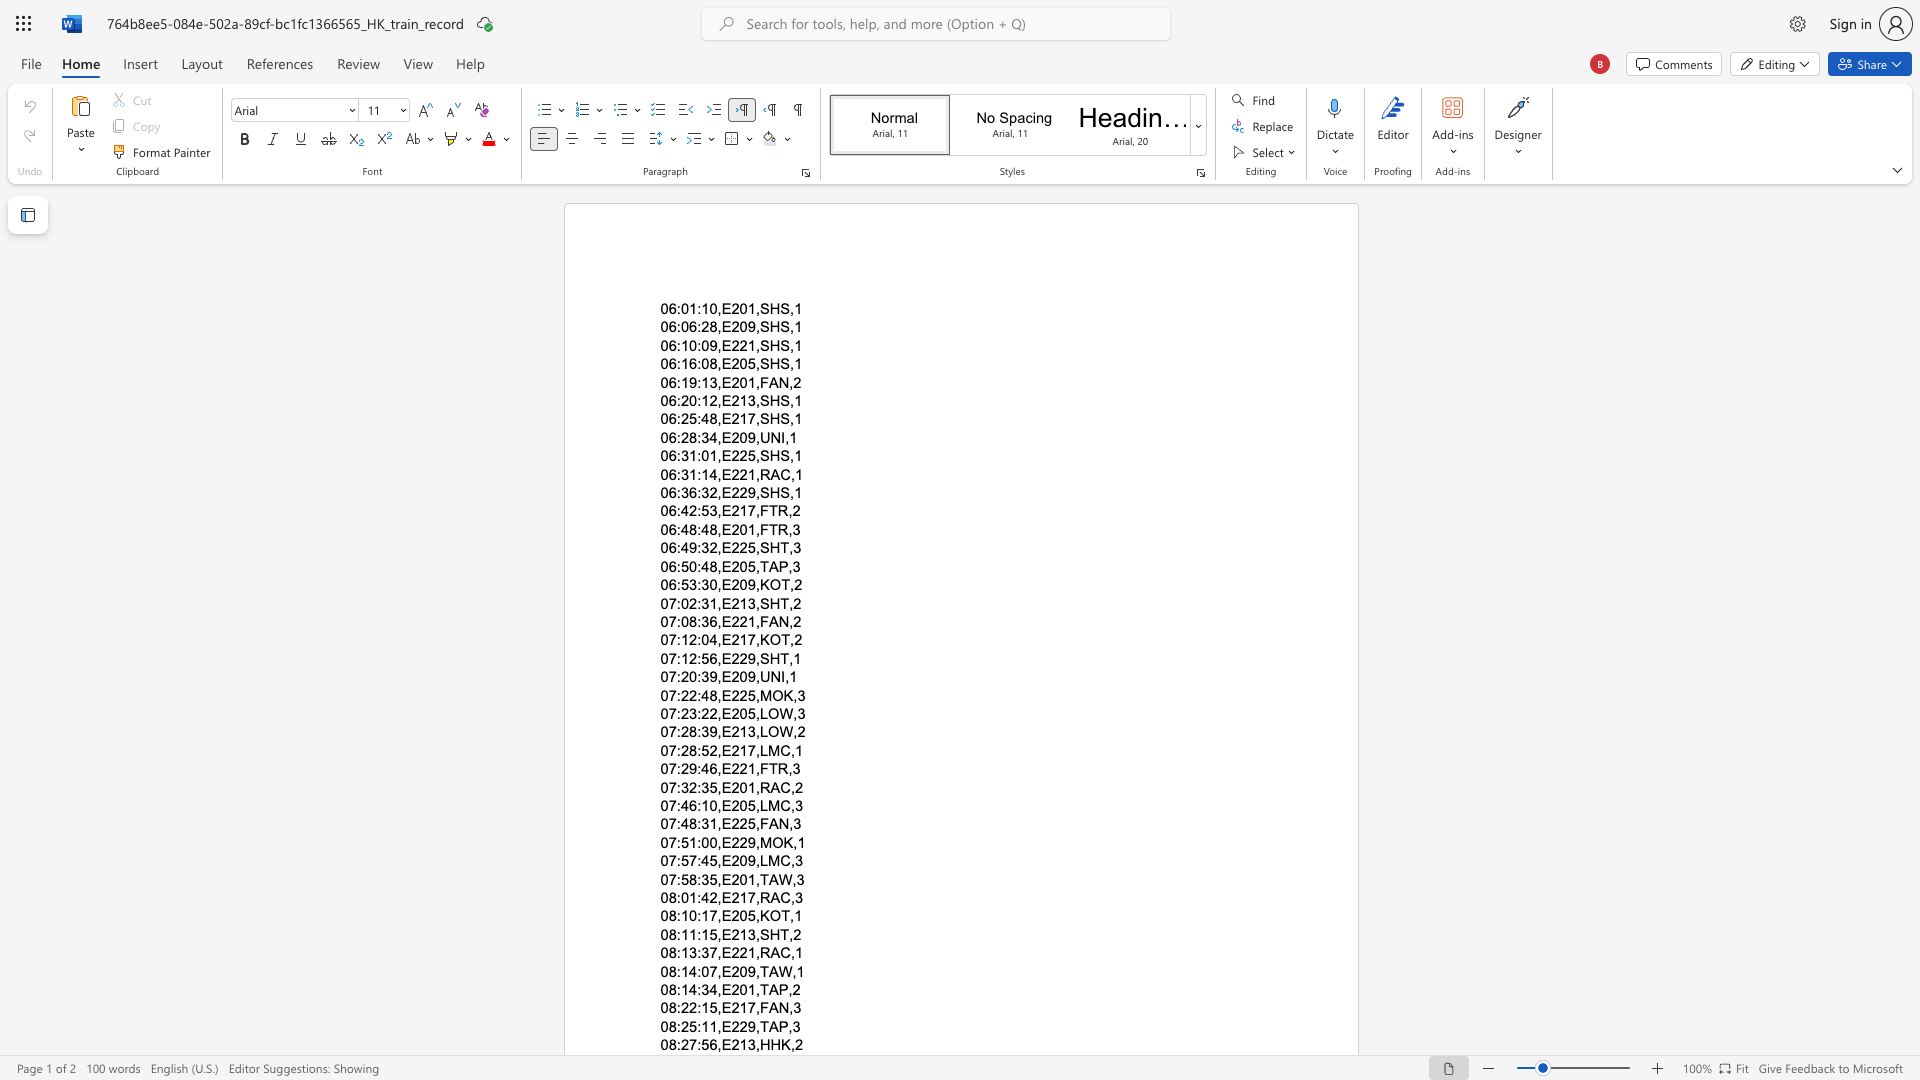 This screenshot has width=1920, height=1080. Describe the element at coordinates (746, 1044) in the screenshot. I see `the space between the continuous character "1" and "3" in the text` at that location.